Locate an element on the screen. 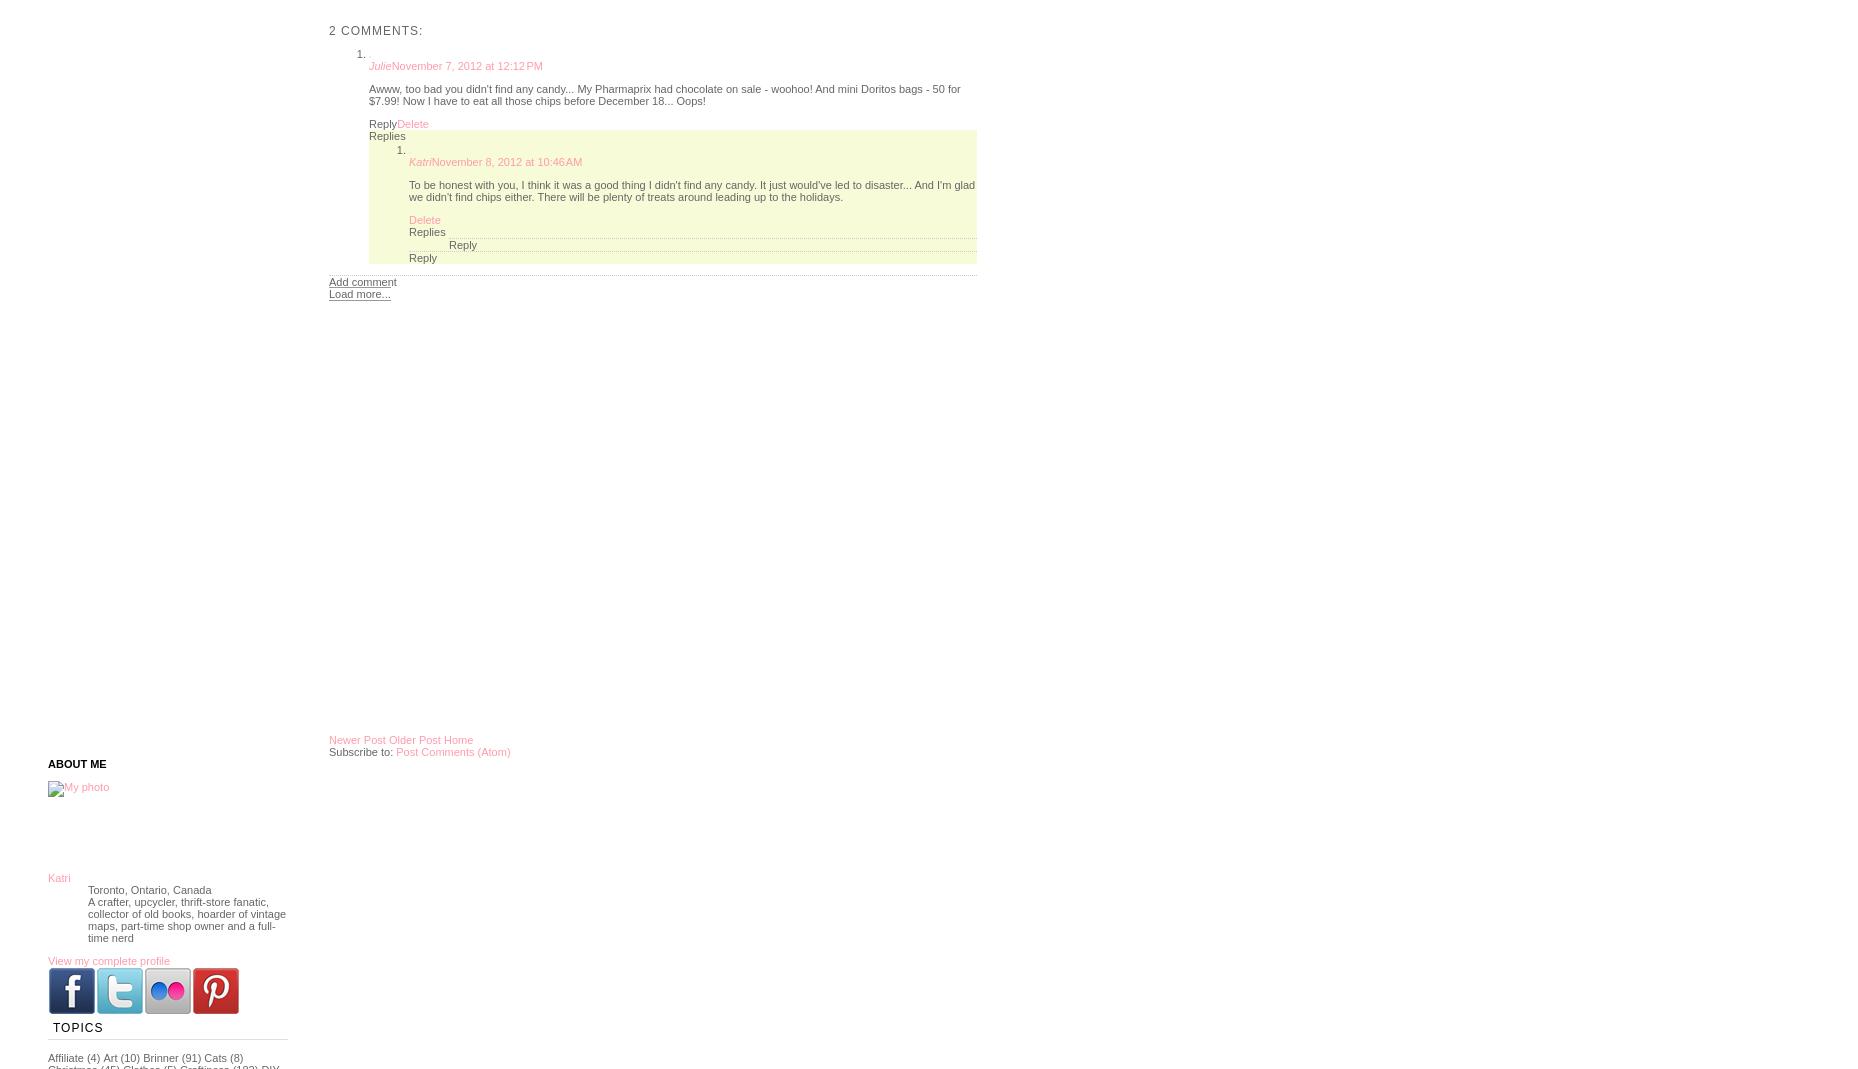 Image resolution: width=1858 pixels, height=1069 pixels. 'Post Comments (Atom)' is located at coordinates (451, 752).